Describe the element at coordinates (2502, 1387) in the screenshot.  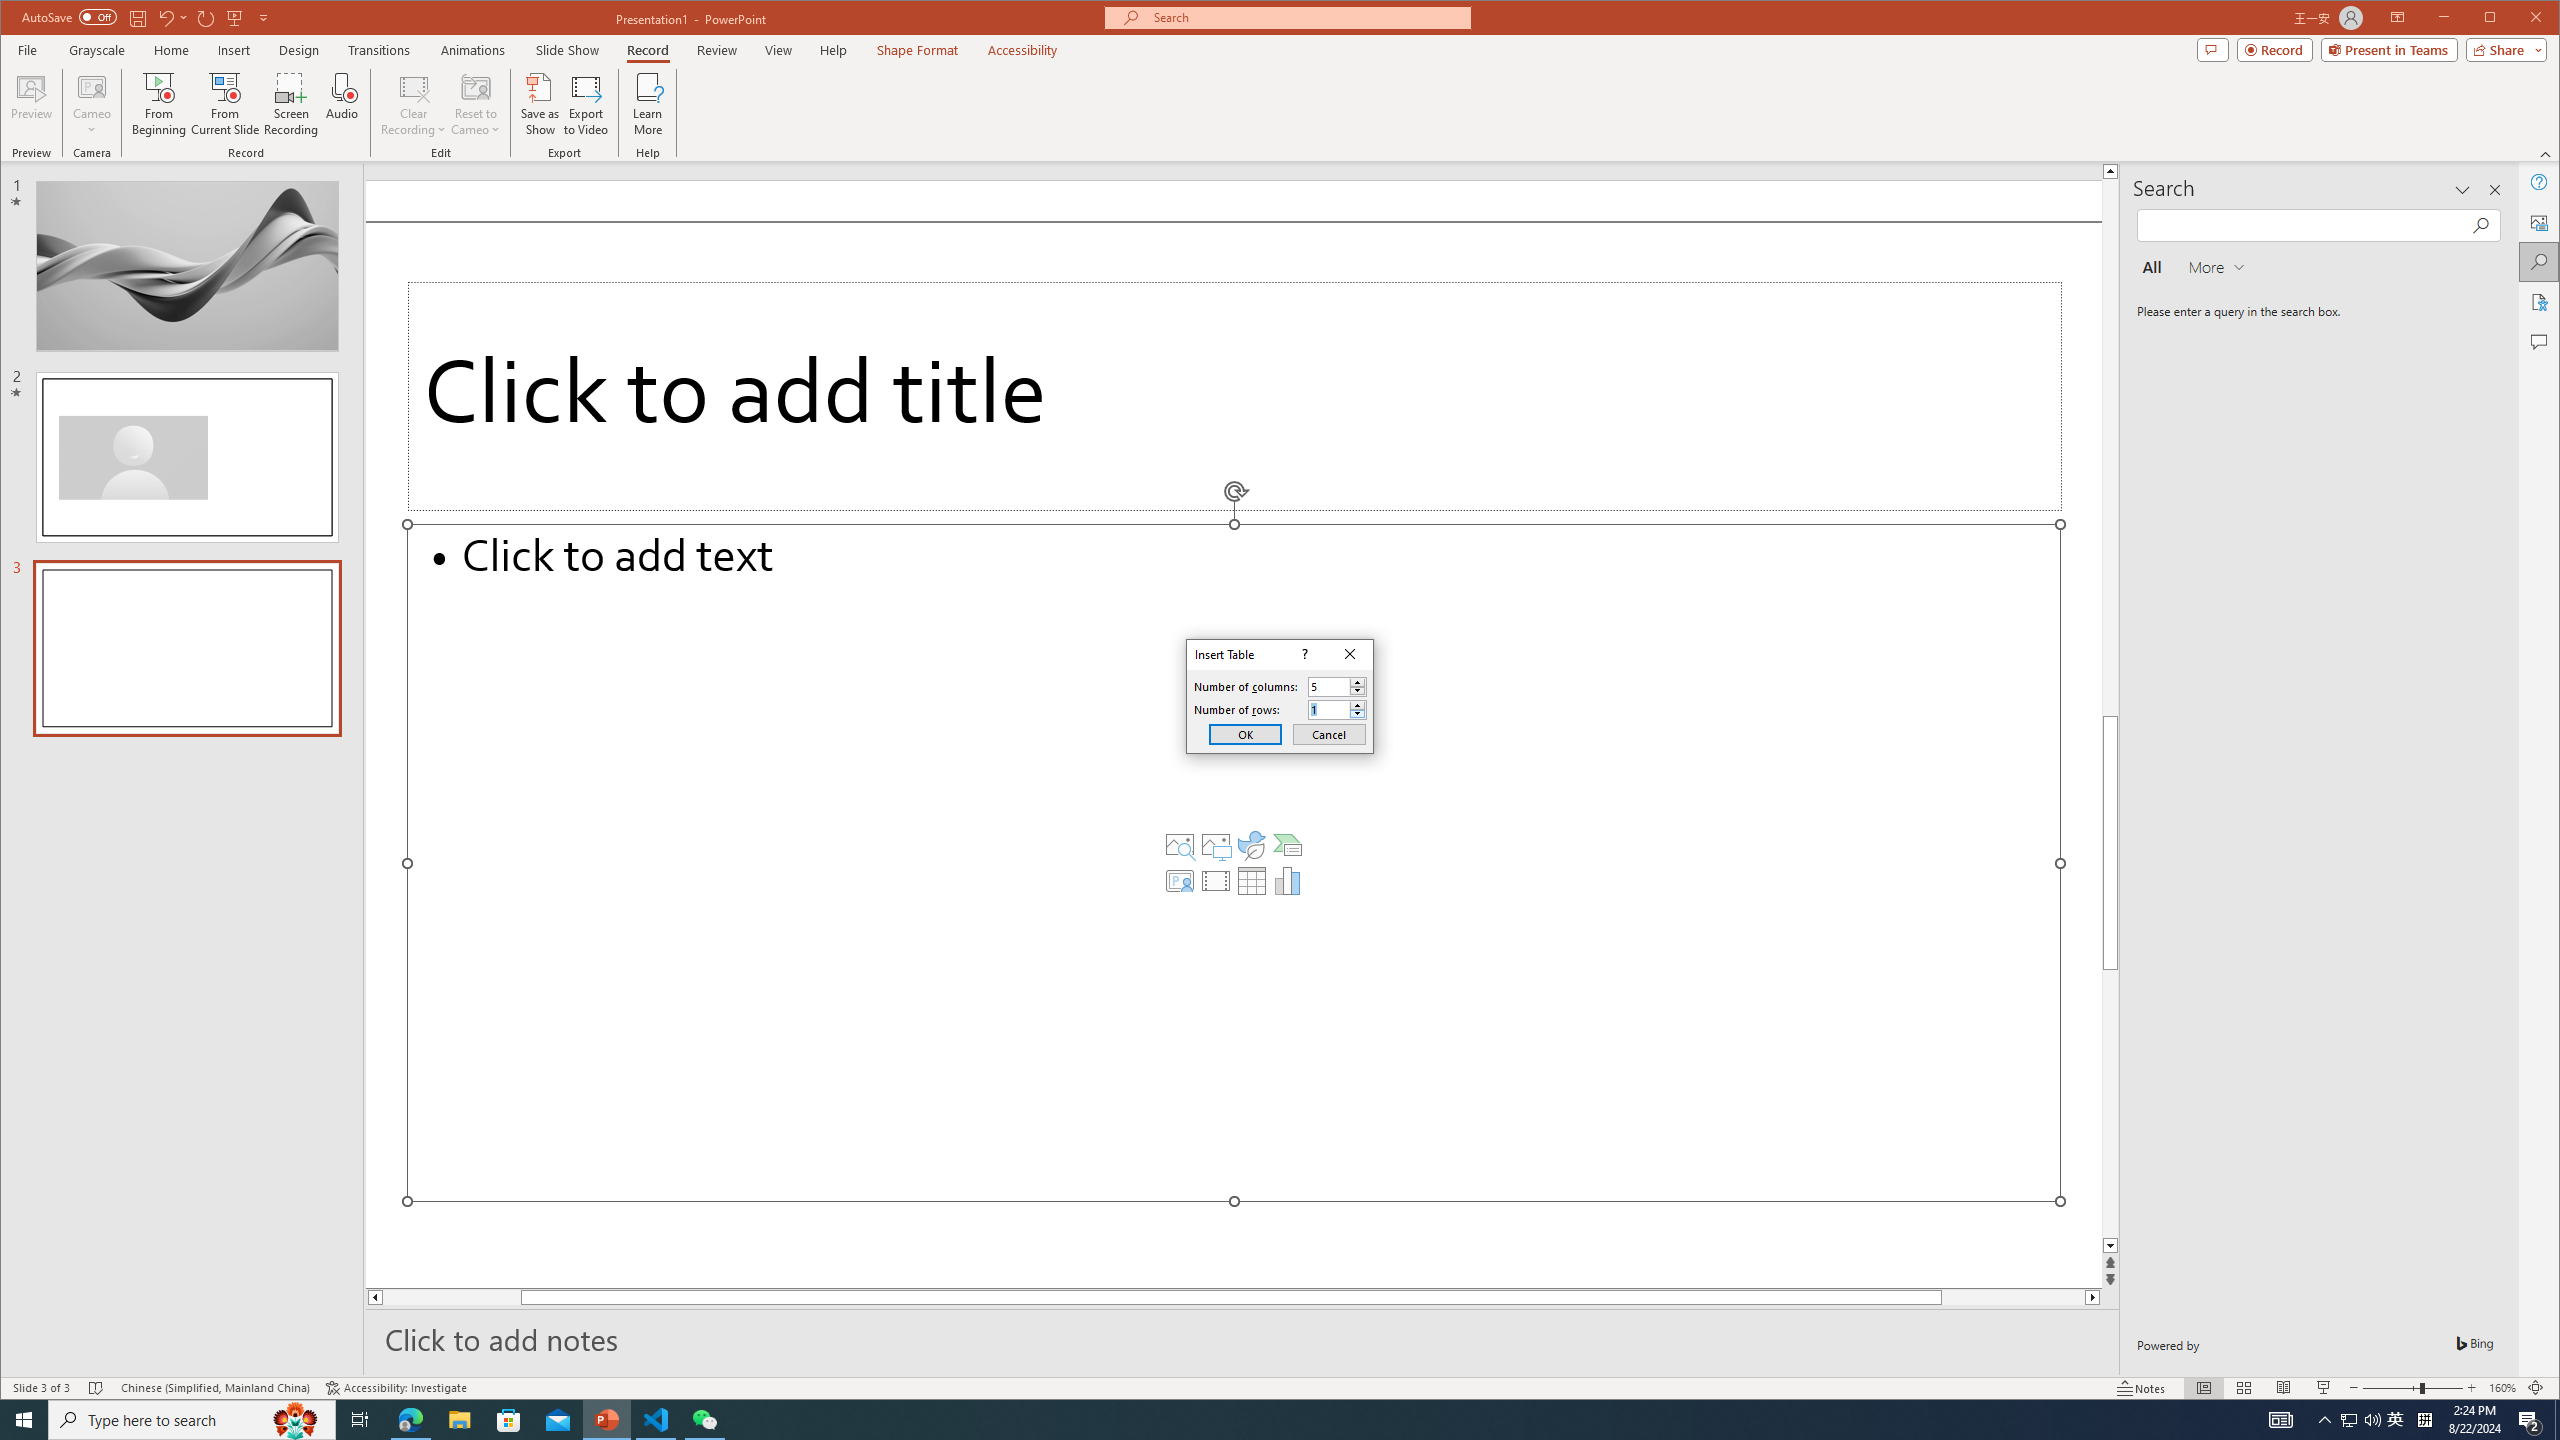
I see `'Zoom 160%'` at that location.